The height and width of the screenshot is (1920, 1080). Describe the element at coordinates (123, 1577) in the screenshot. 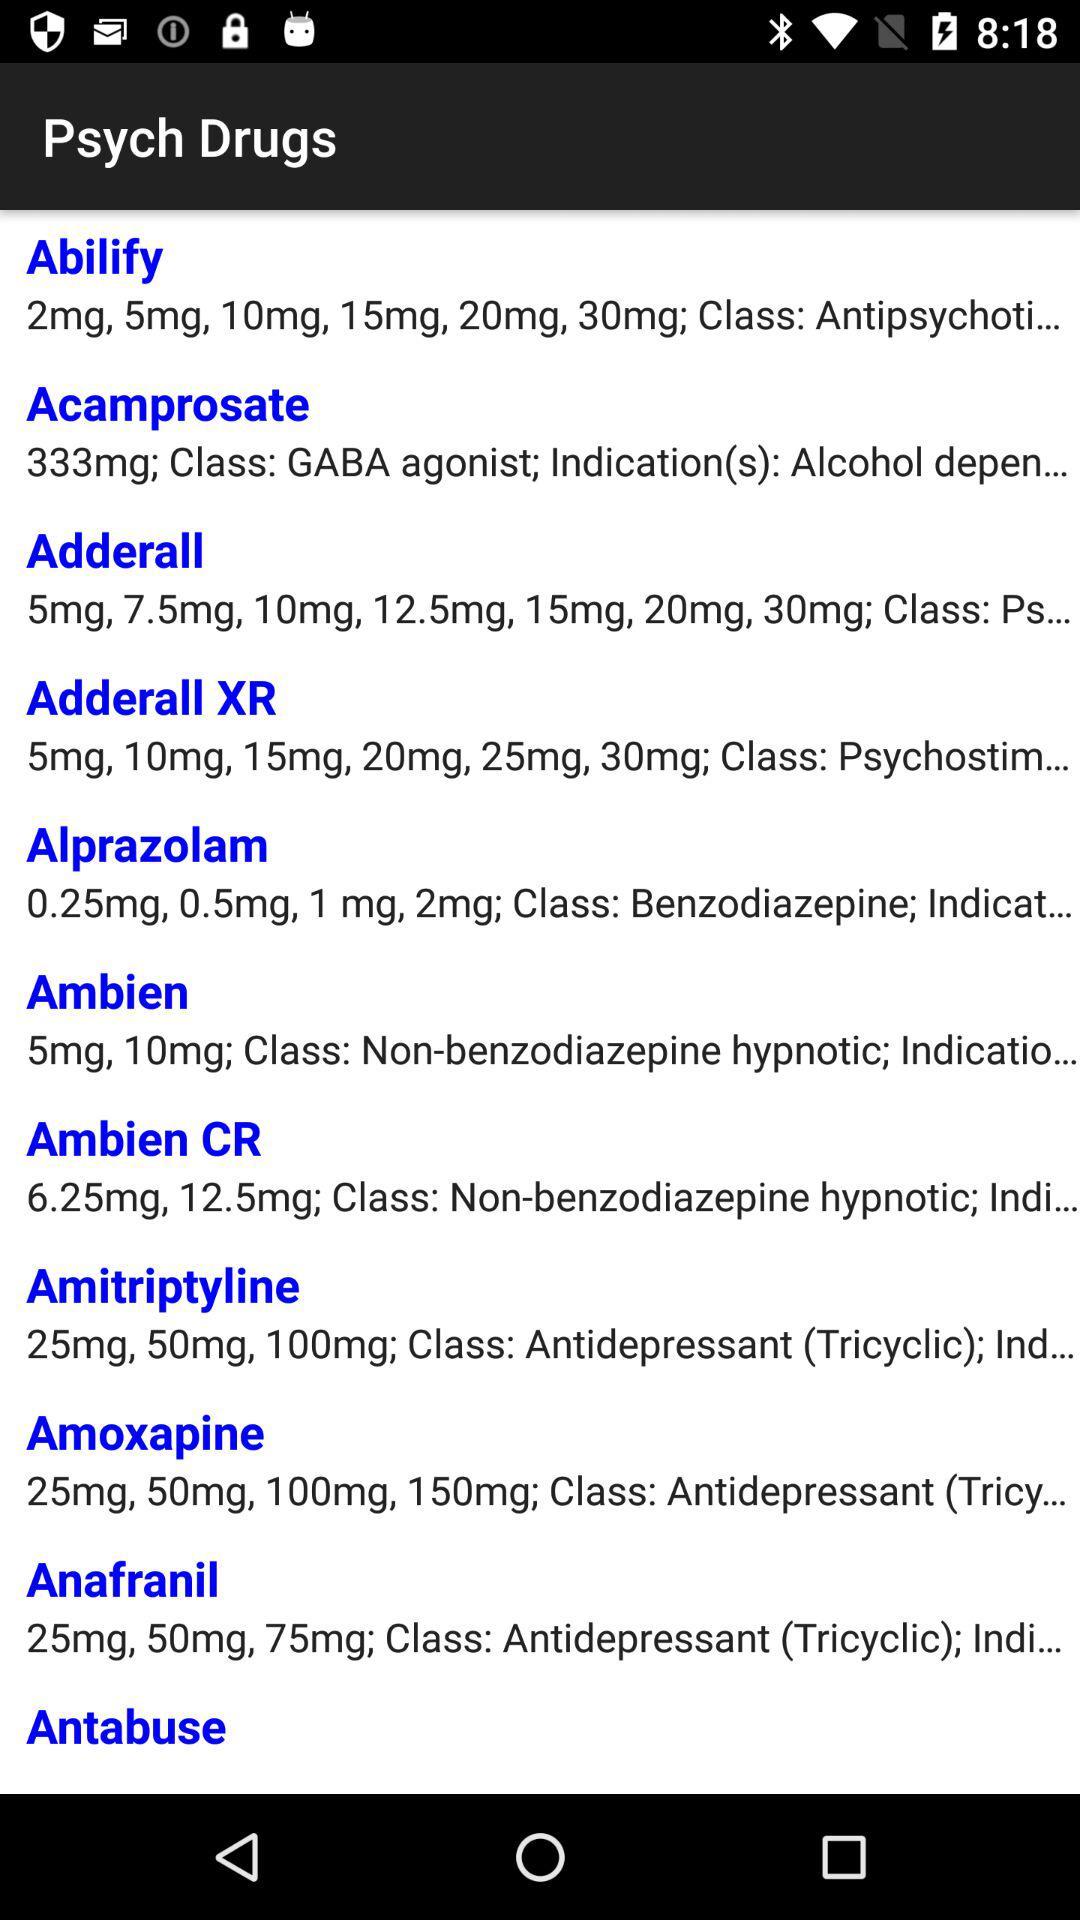

I see `the item above 25mg 50mg 75mg item` at that location.